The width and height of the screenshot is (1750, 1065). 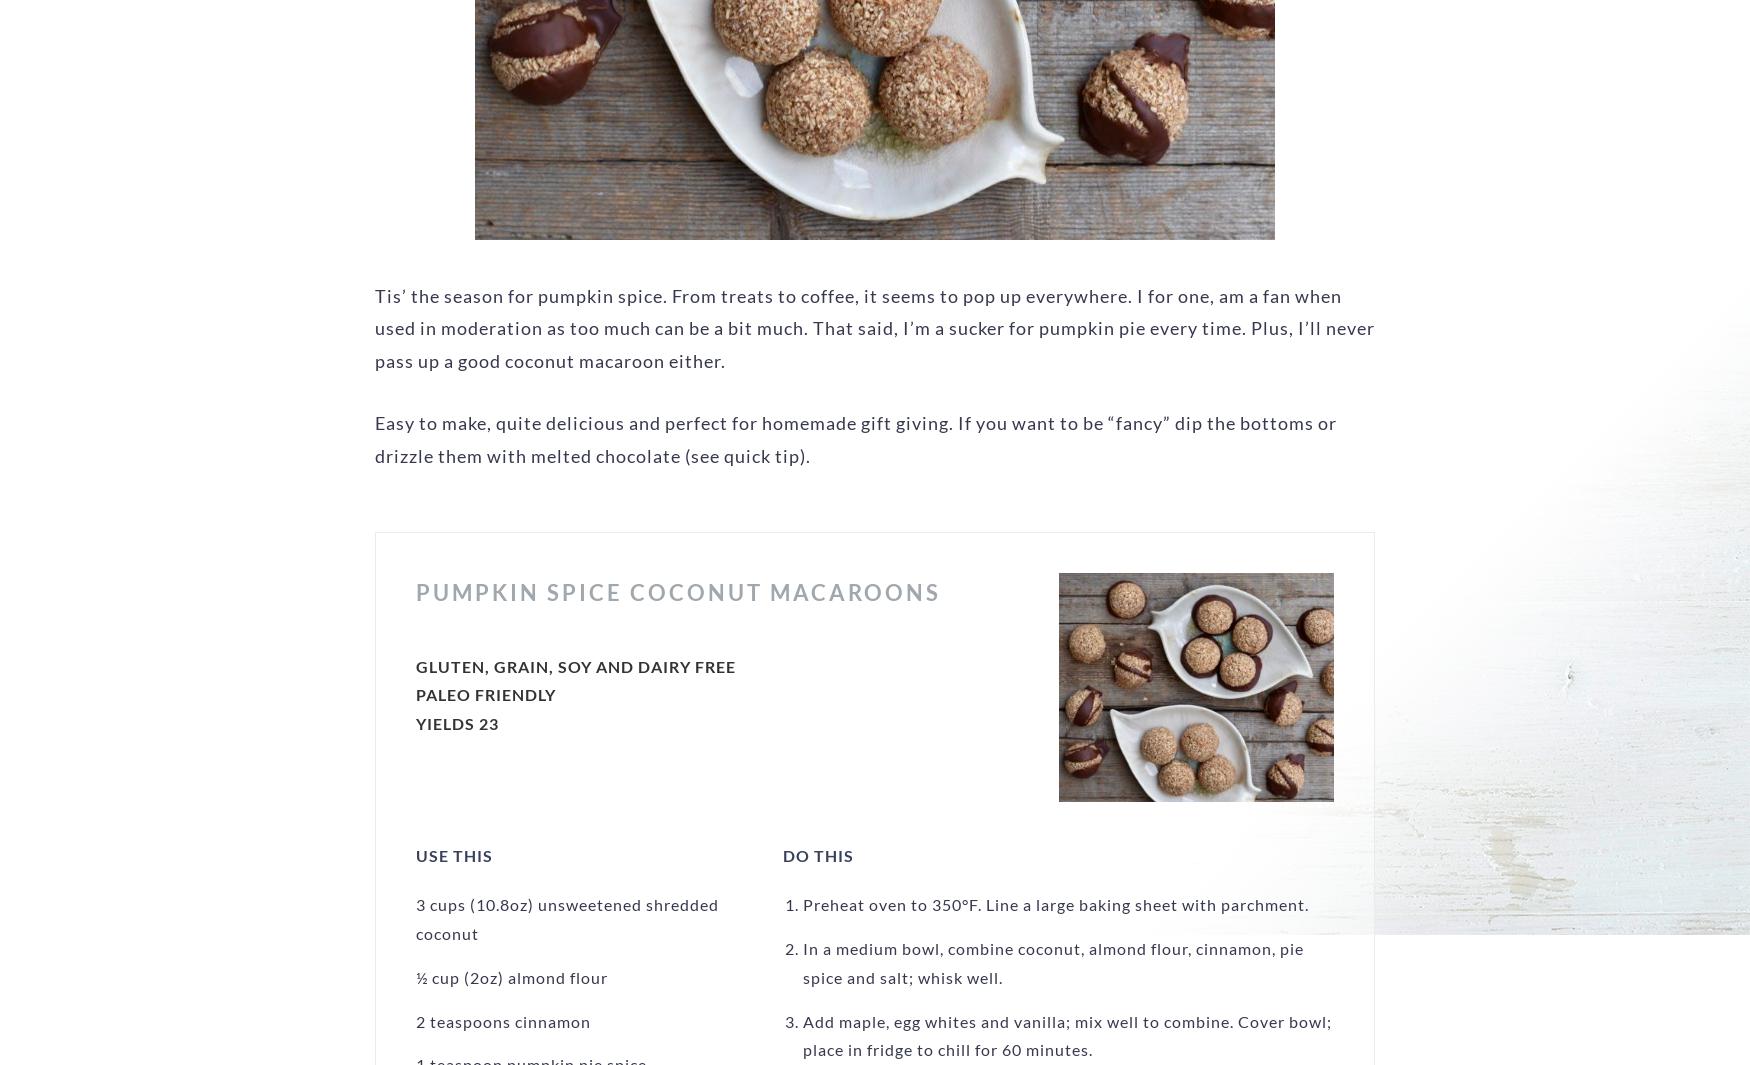 I want to click on 'Add maple, egg whites and vanilla; mix well to combine. Cover bowl; place in fridge to chill for 60 minutes.', so click(x=1067, y=1034).